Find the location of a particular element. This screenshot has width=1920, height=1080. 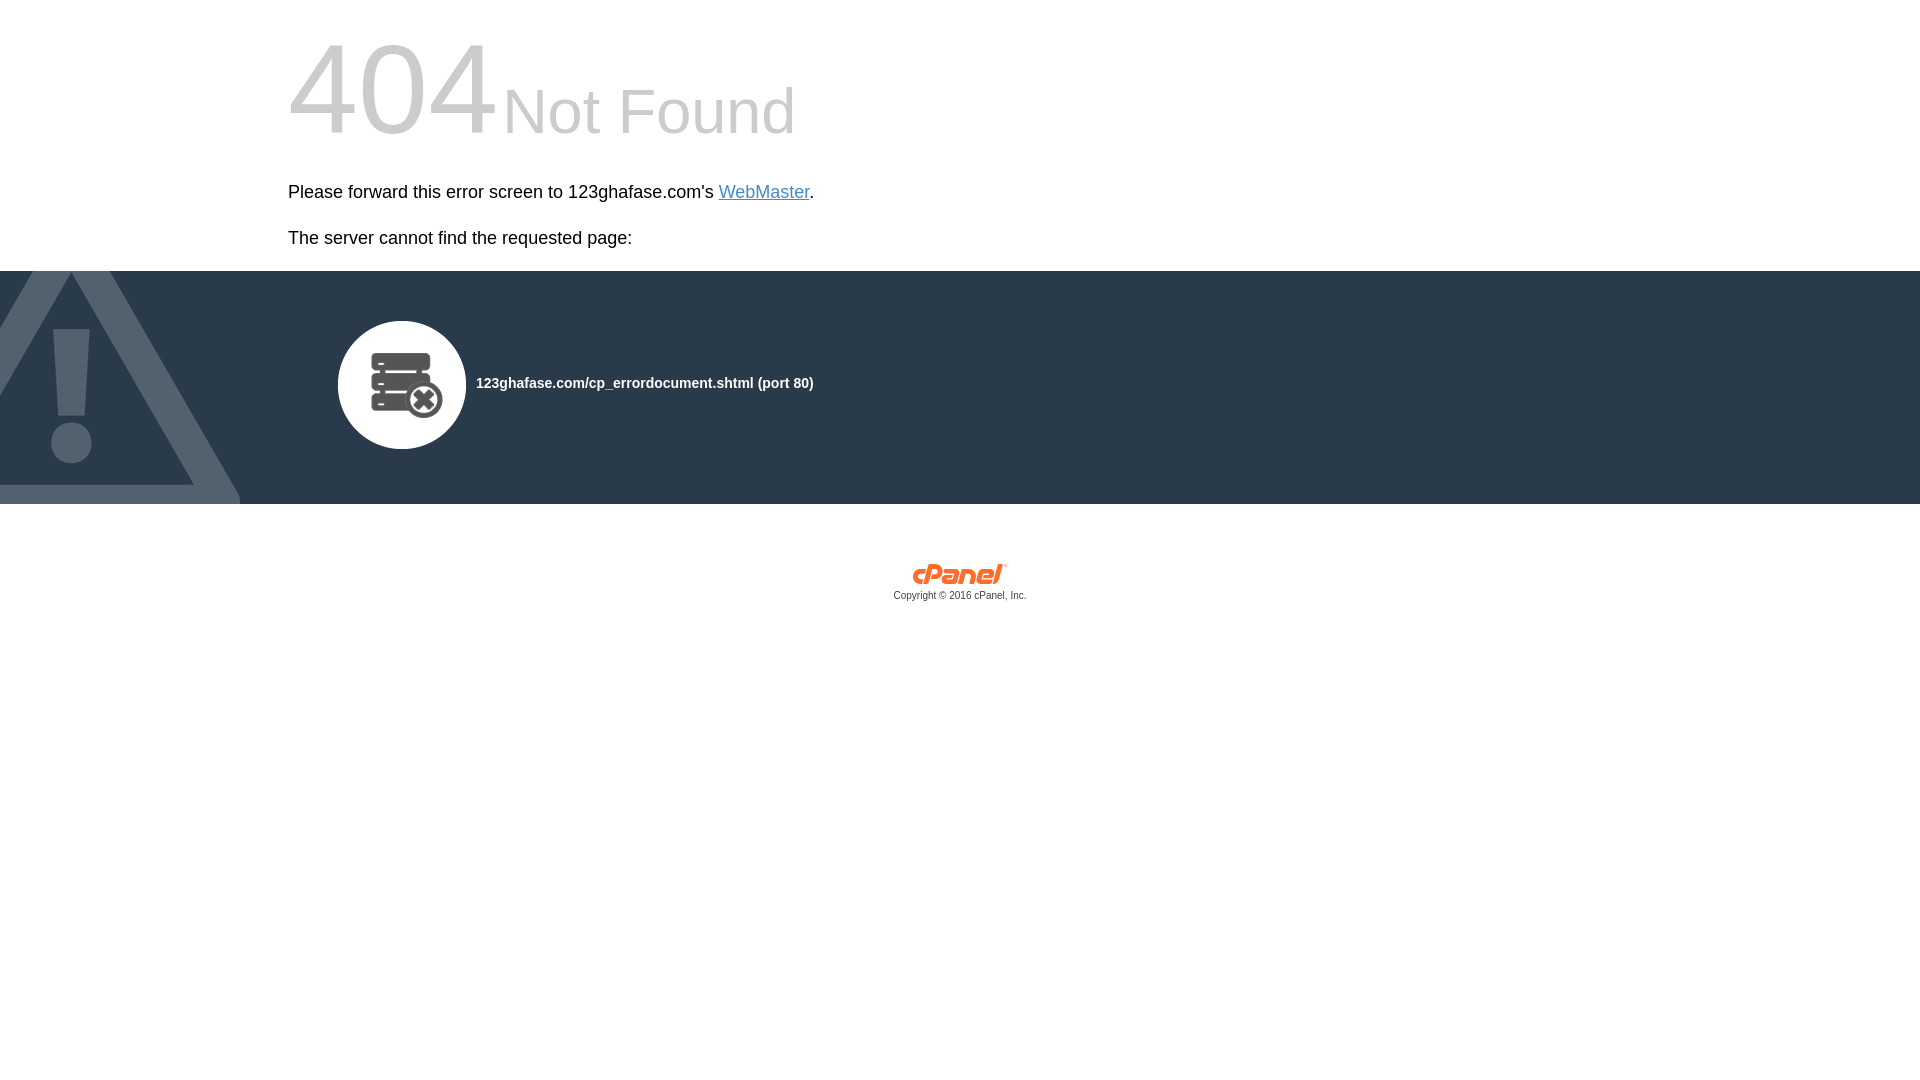

'WebMaster' is located at coordinates (763, 192).